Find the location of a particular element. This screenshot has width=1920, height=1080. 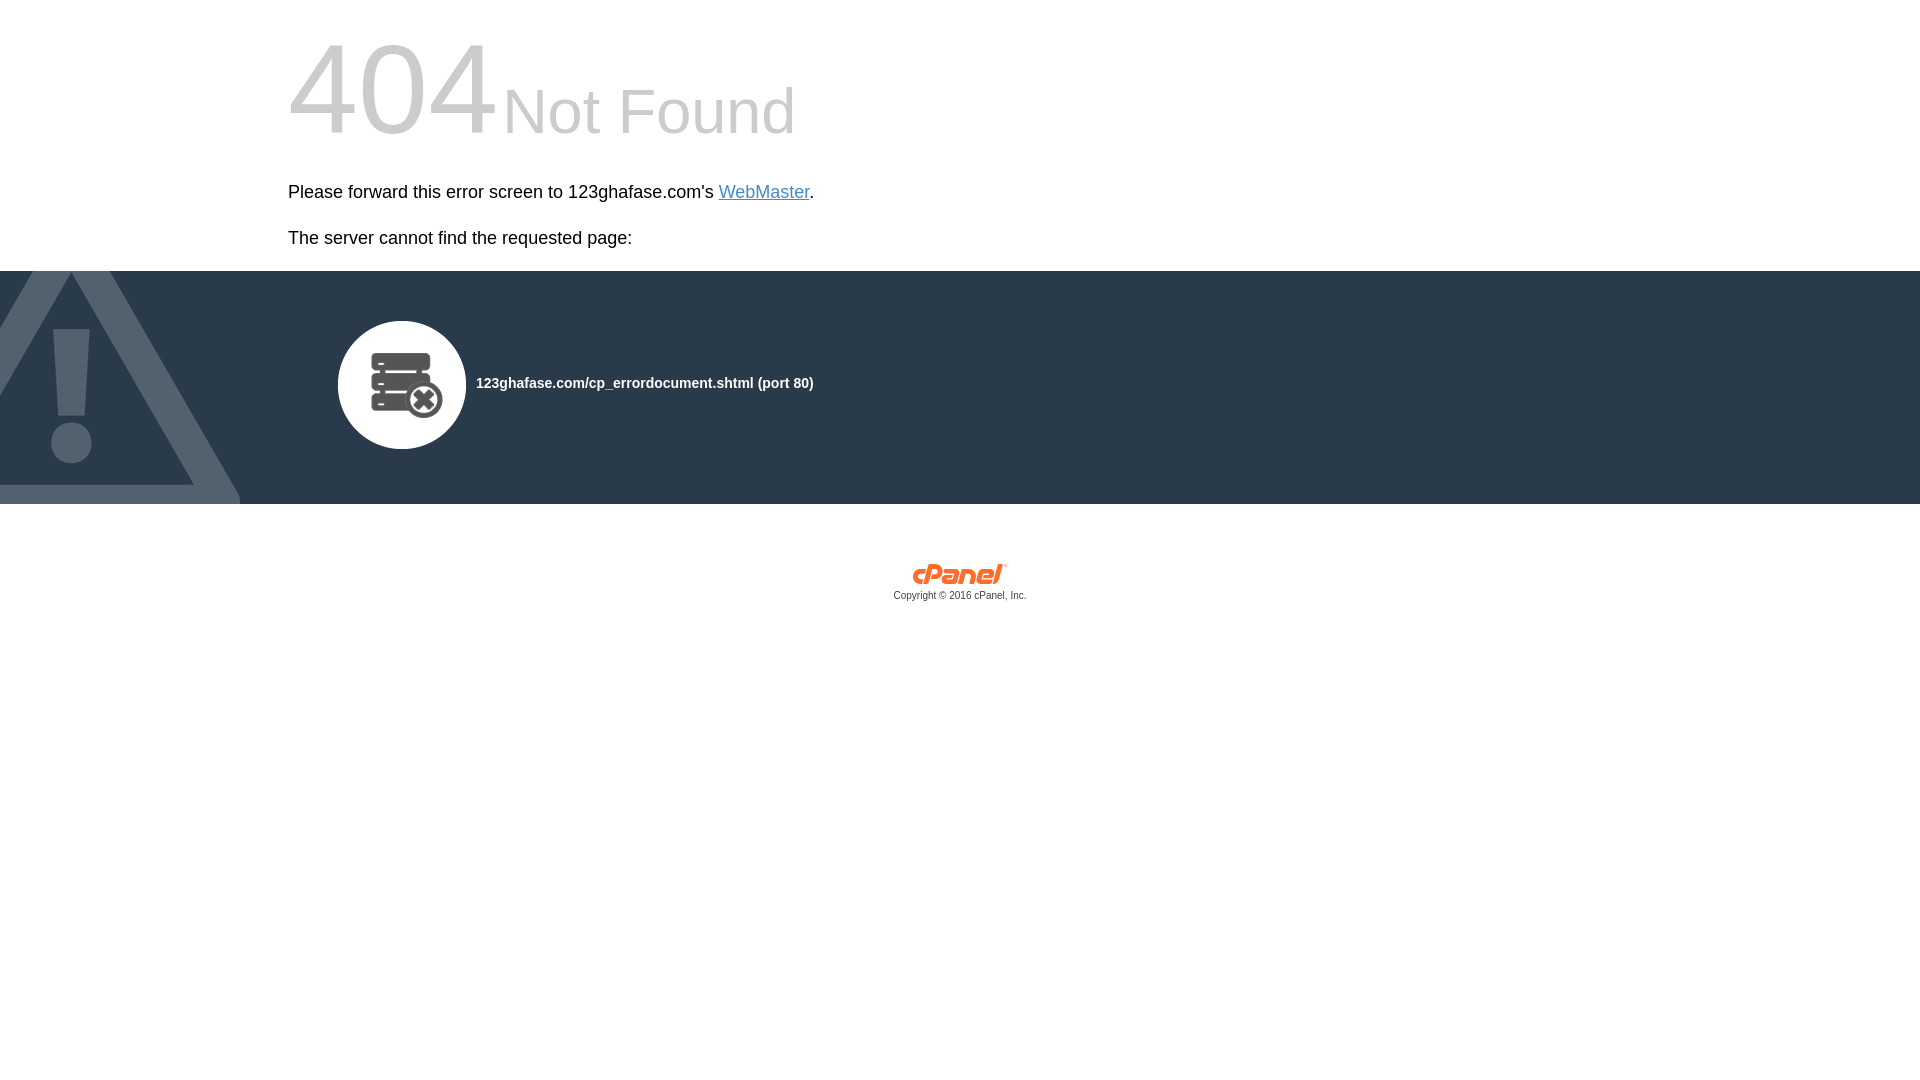

'WebMaster' is located at coordinates (763, 192).